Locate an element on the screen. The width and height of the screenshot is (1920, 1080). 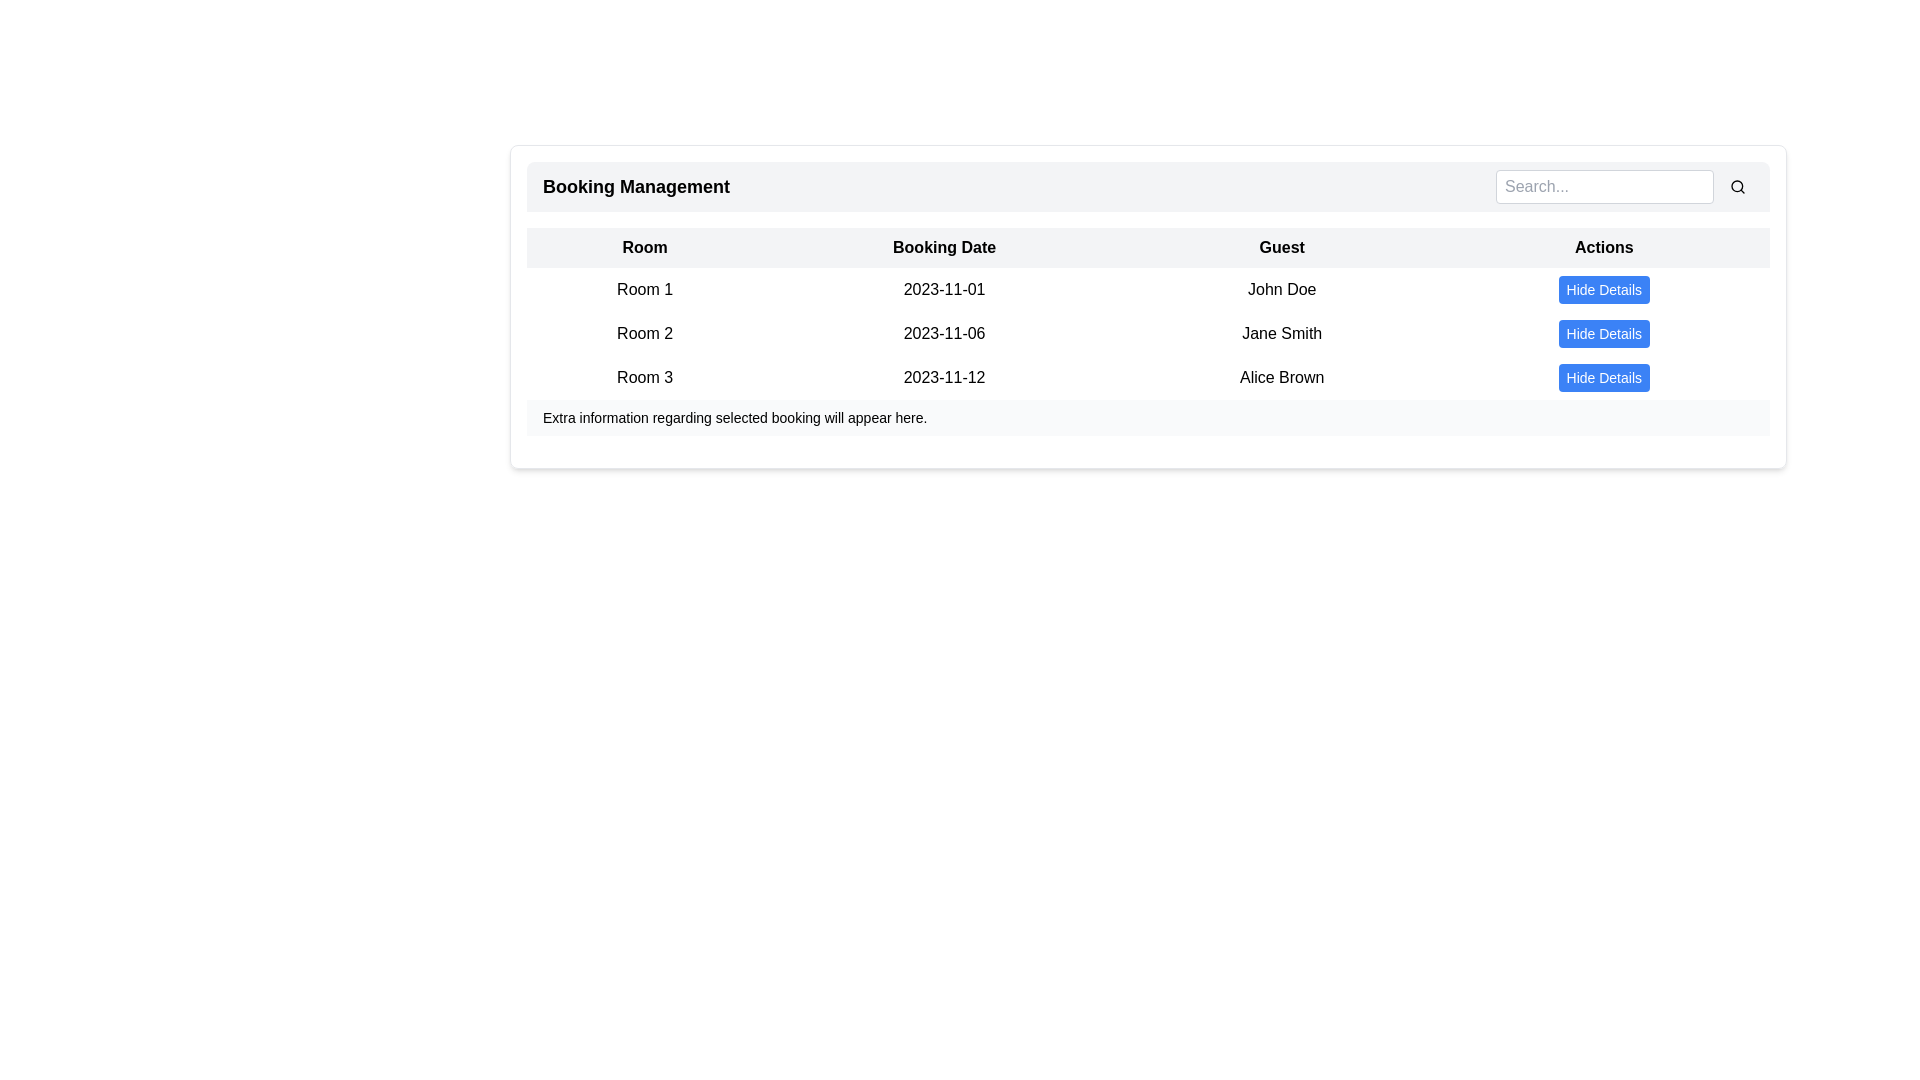
keyboard navigation is located at coordinates (1604, 378).